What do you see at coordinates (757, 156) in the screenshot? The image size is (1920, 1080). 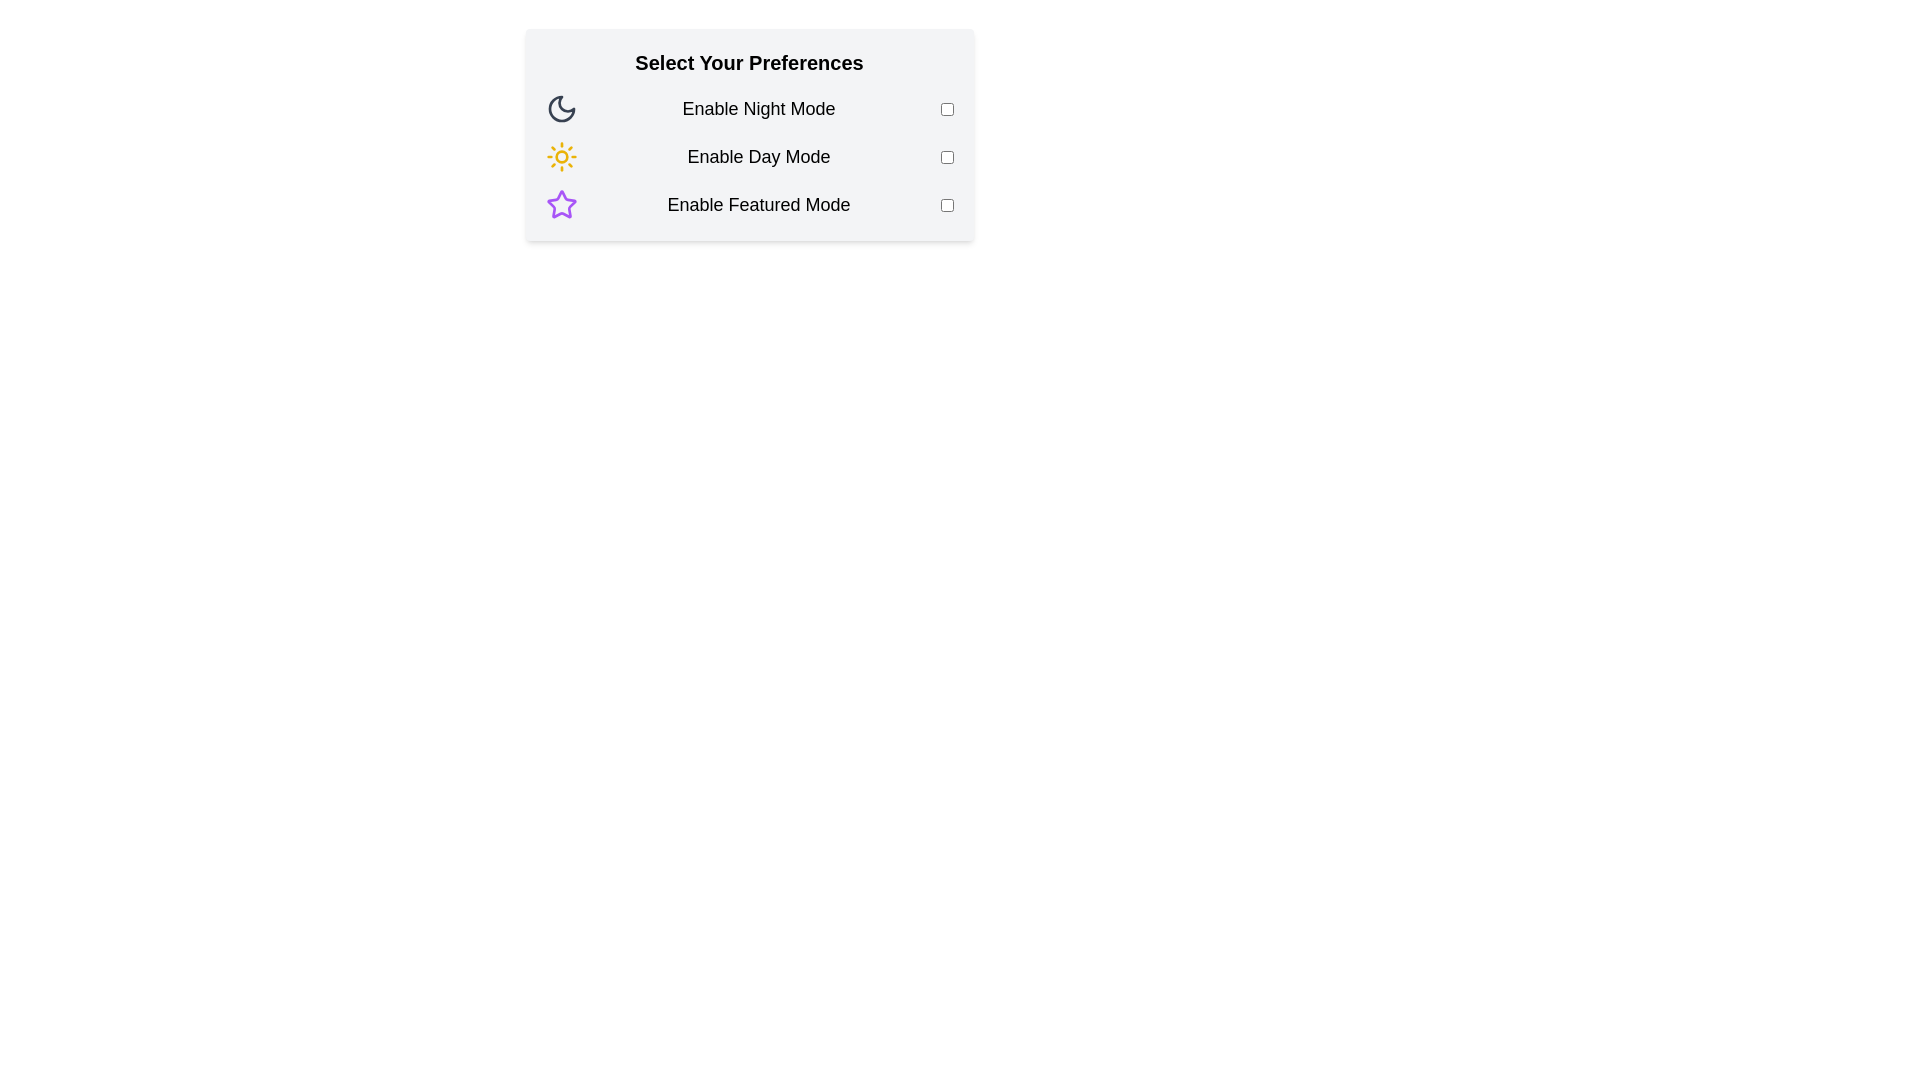 I see `the 'Day Mode' text label that describes the adjacent checkbox, which is located in the second row of the column layout, flanked by a sun icon and a checkbox` at bounding box center [757, 156].